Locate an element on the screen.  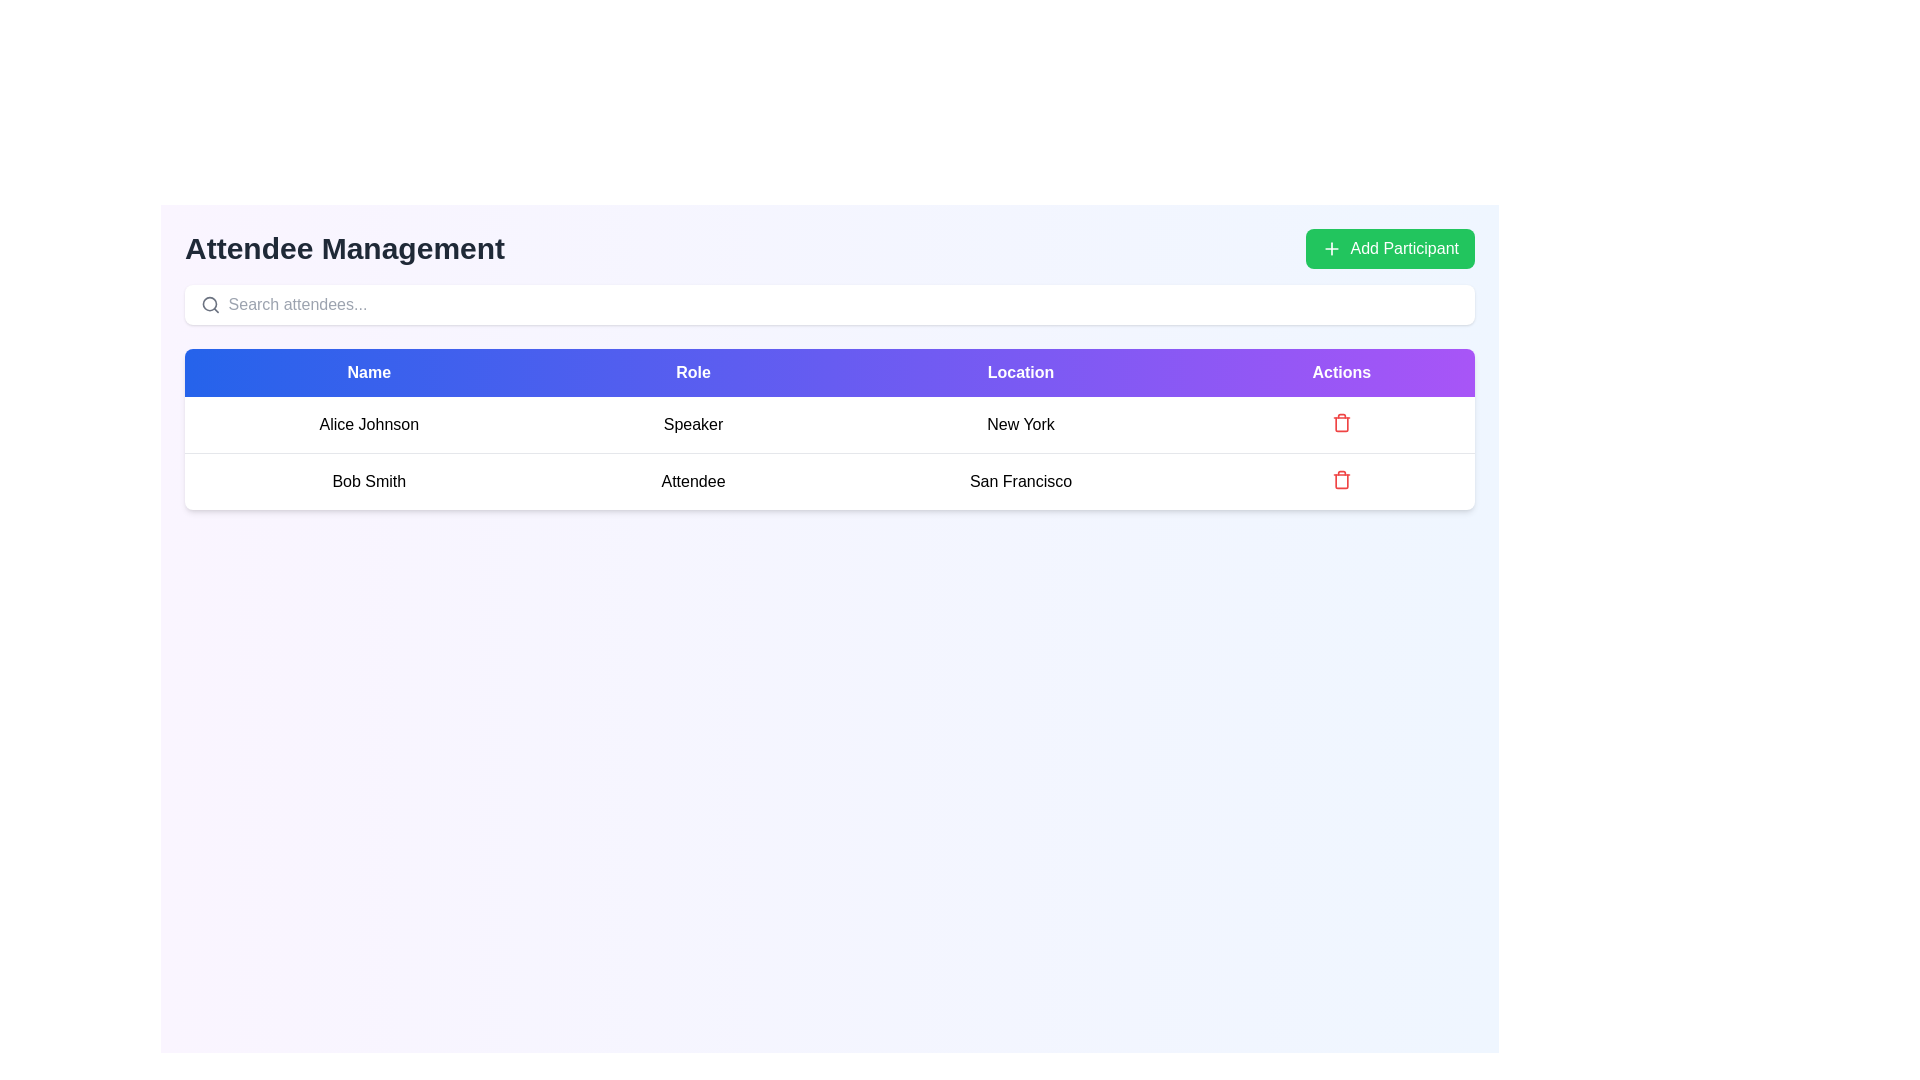
the text label displaying 'New York' for 'Alice Johnson' in the Location column of the table is located at coordinates (1021, 424).